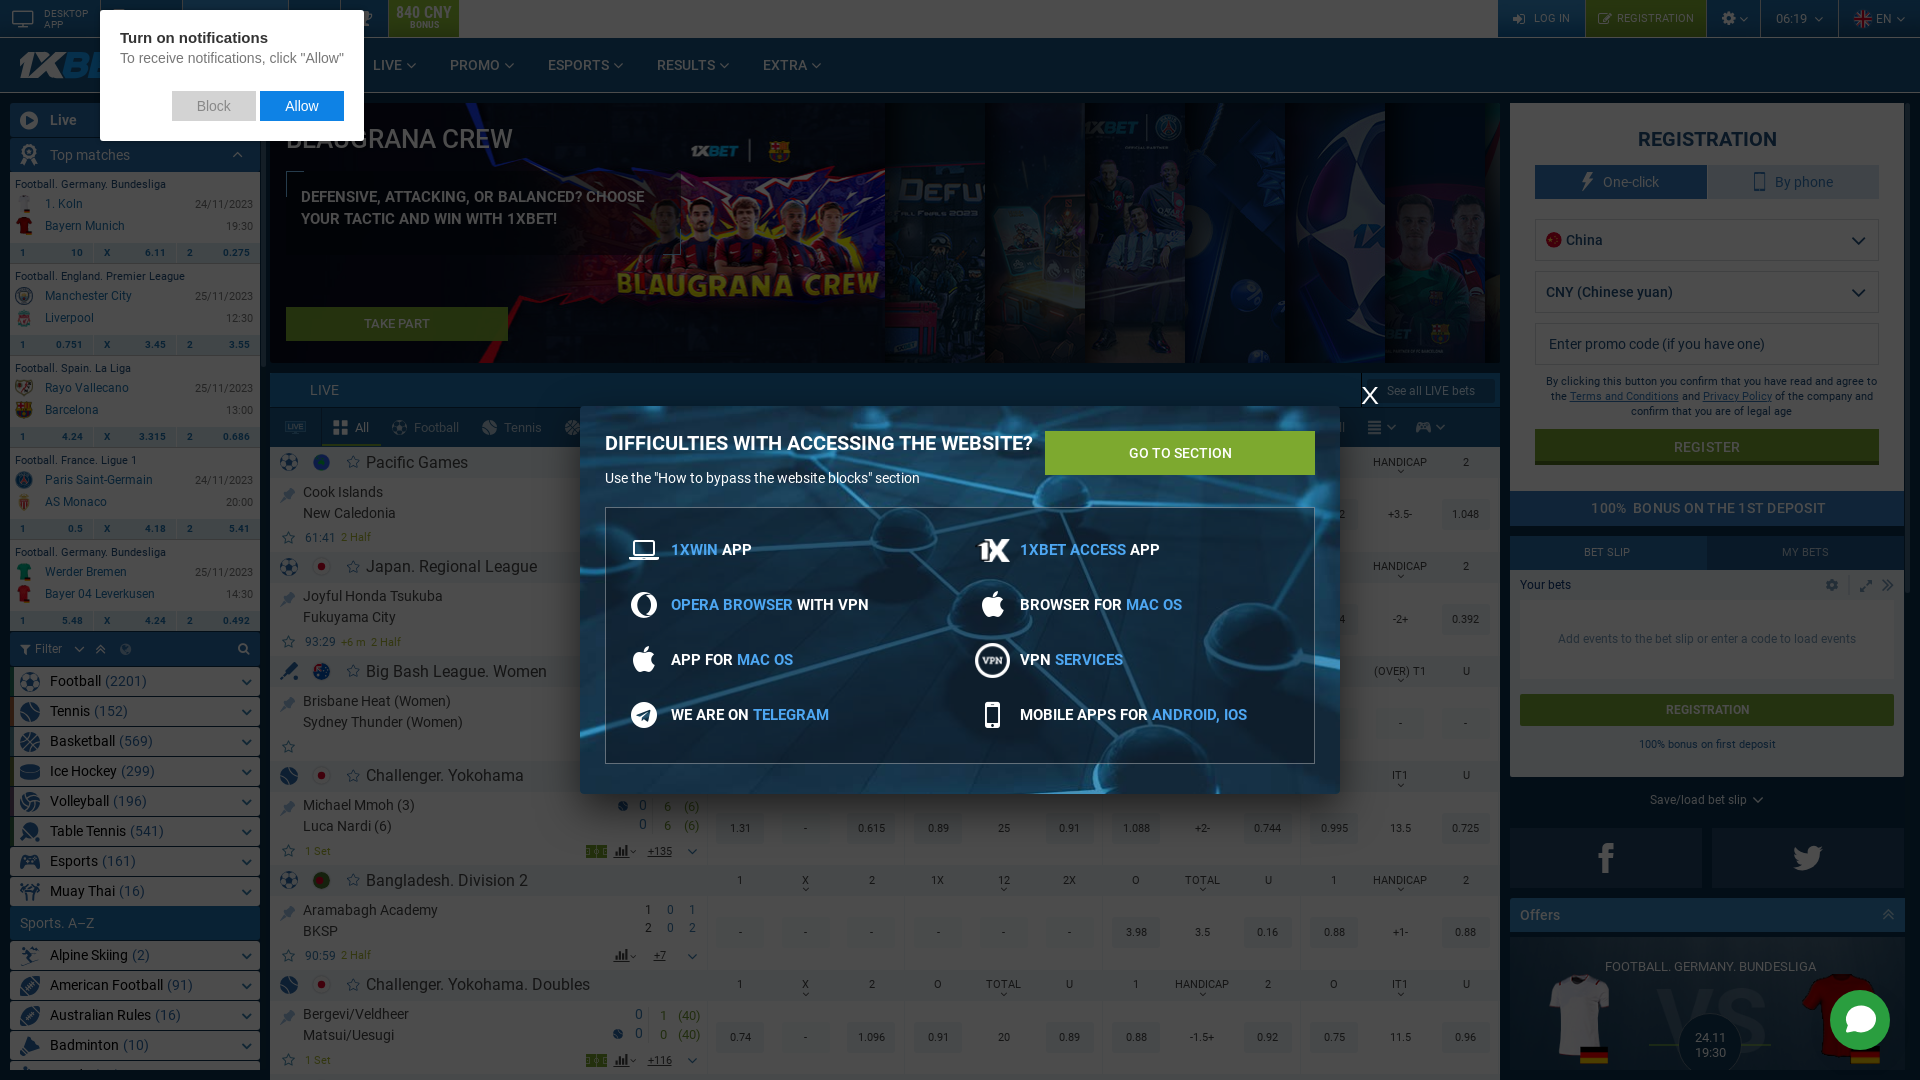 The width and height of the screenshot is (1920, 1080). What do you see at coordinates (463, 604) in the screenshot?
I see `'Joyful Honda Tsukuba` at bounding box center [463, 604].